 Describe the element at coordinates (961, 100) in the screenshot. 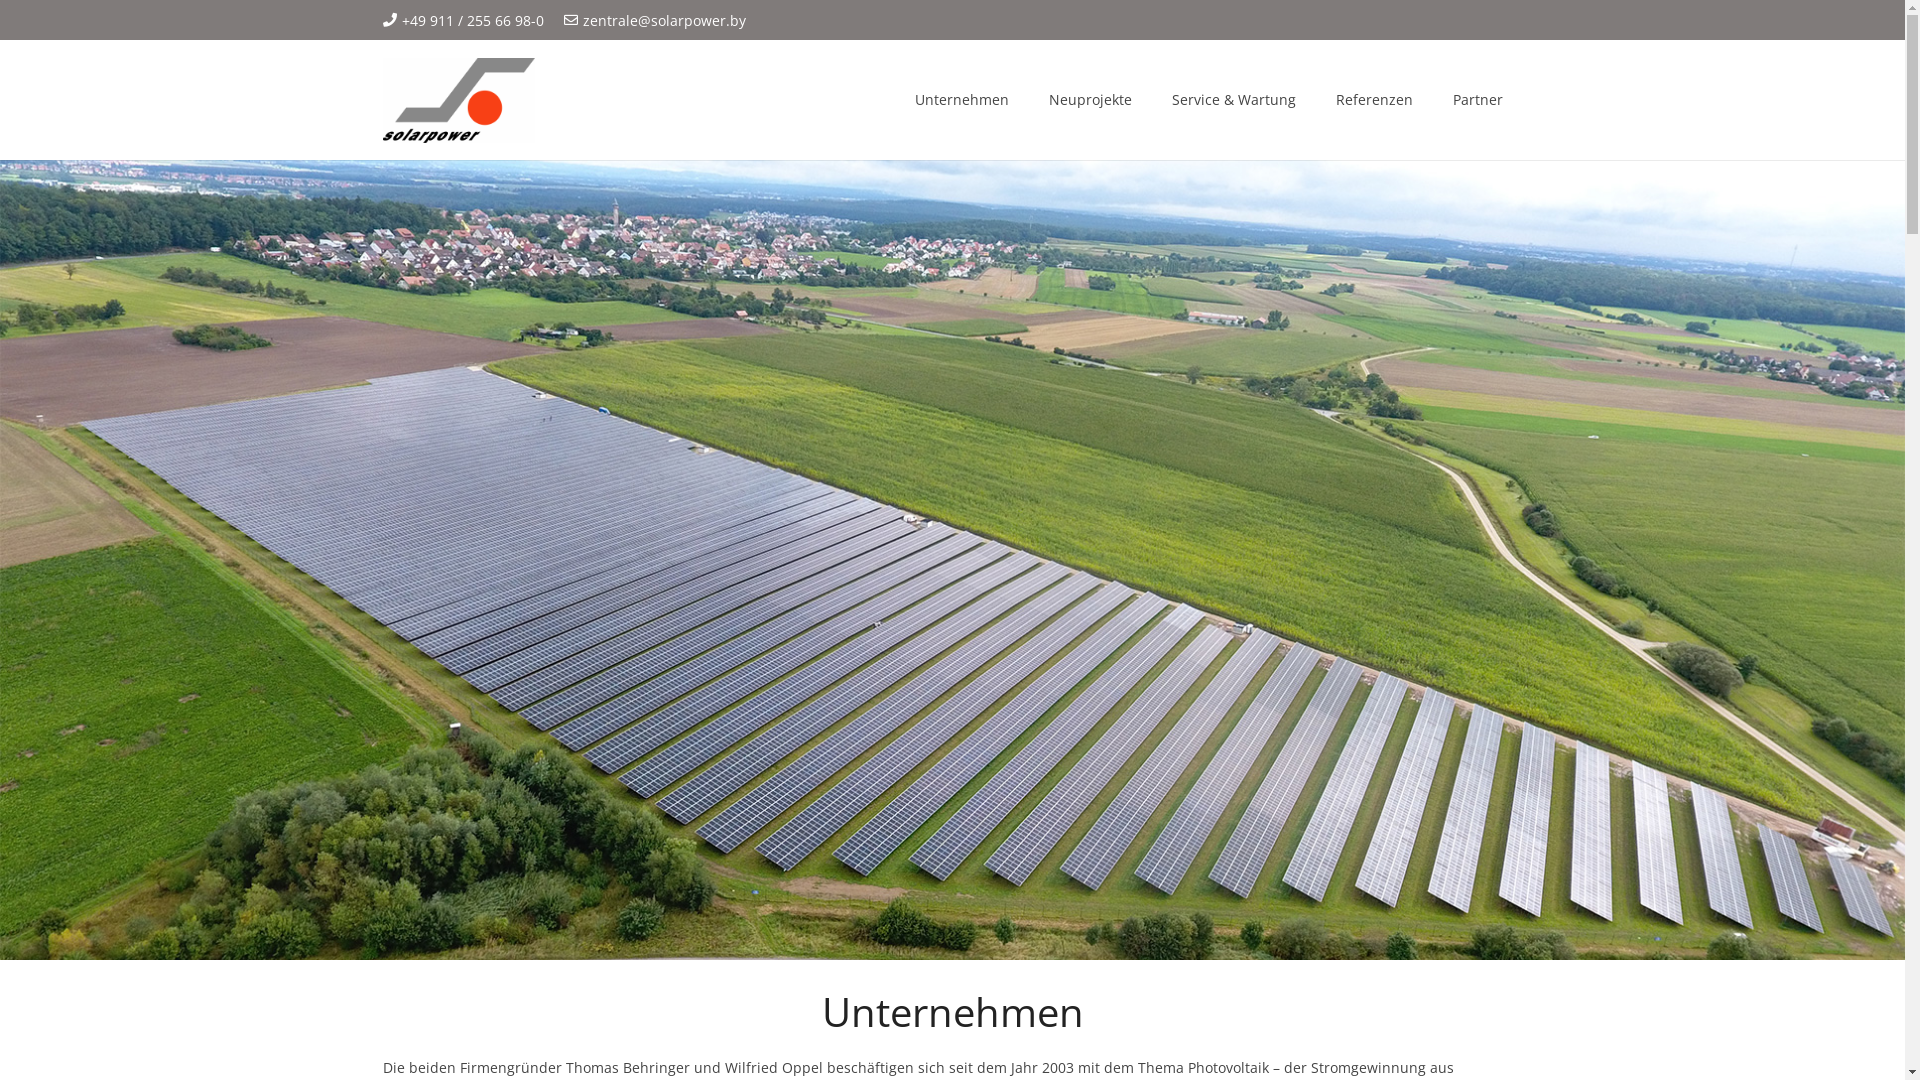

I see `'Unternehmen'` at that location.